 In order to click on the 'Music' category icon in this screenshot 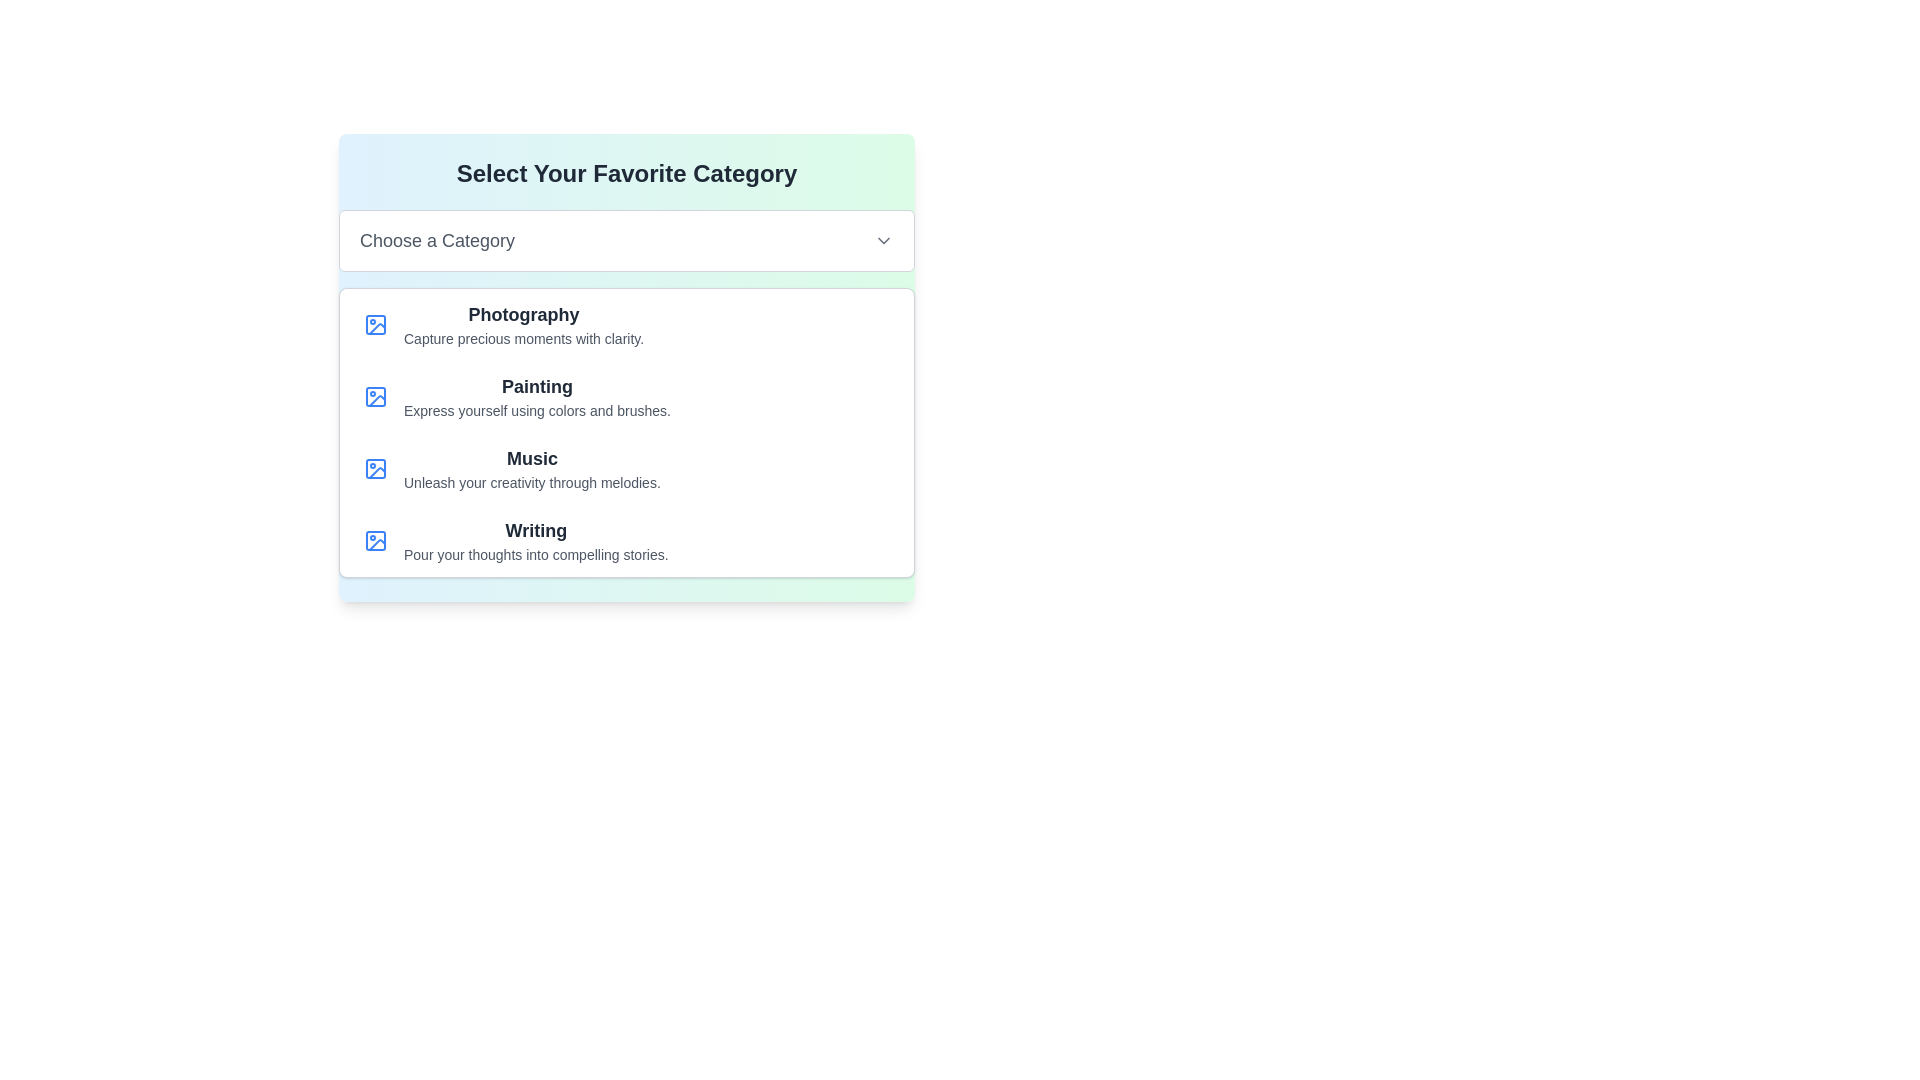, I will do `click(375, 469)`.